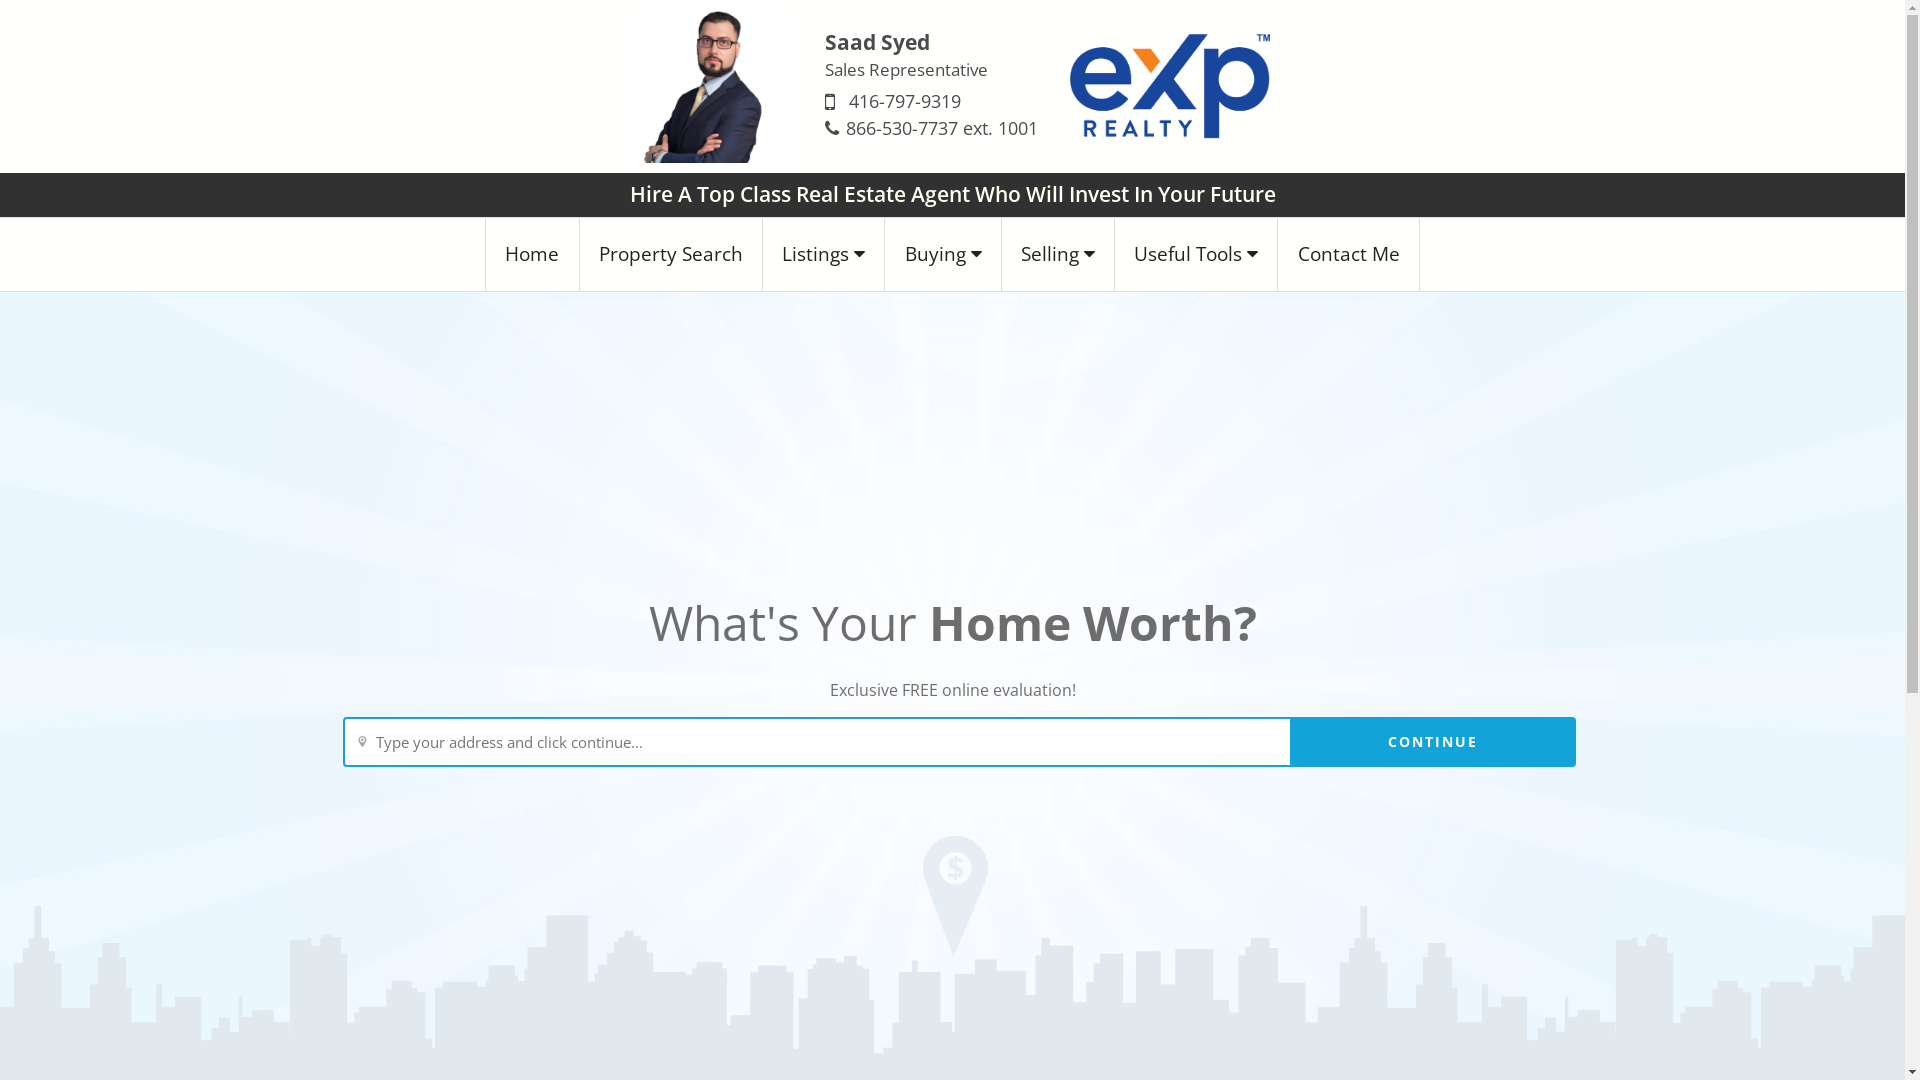 Image resolution: width=1920 pixels, height=1080 pixels. Describe the element at coordinates (940, 127) in the screenshot. I see `'866-530-7737 ext. 1001'` at that location.